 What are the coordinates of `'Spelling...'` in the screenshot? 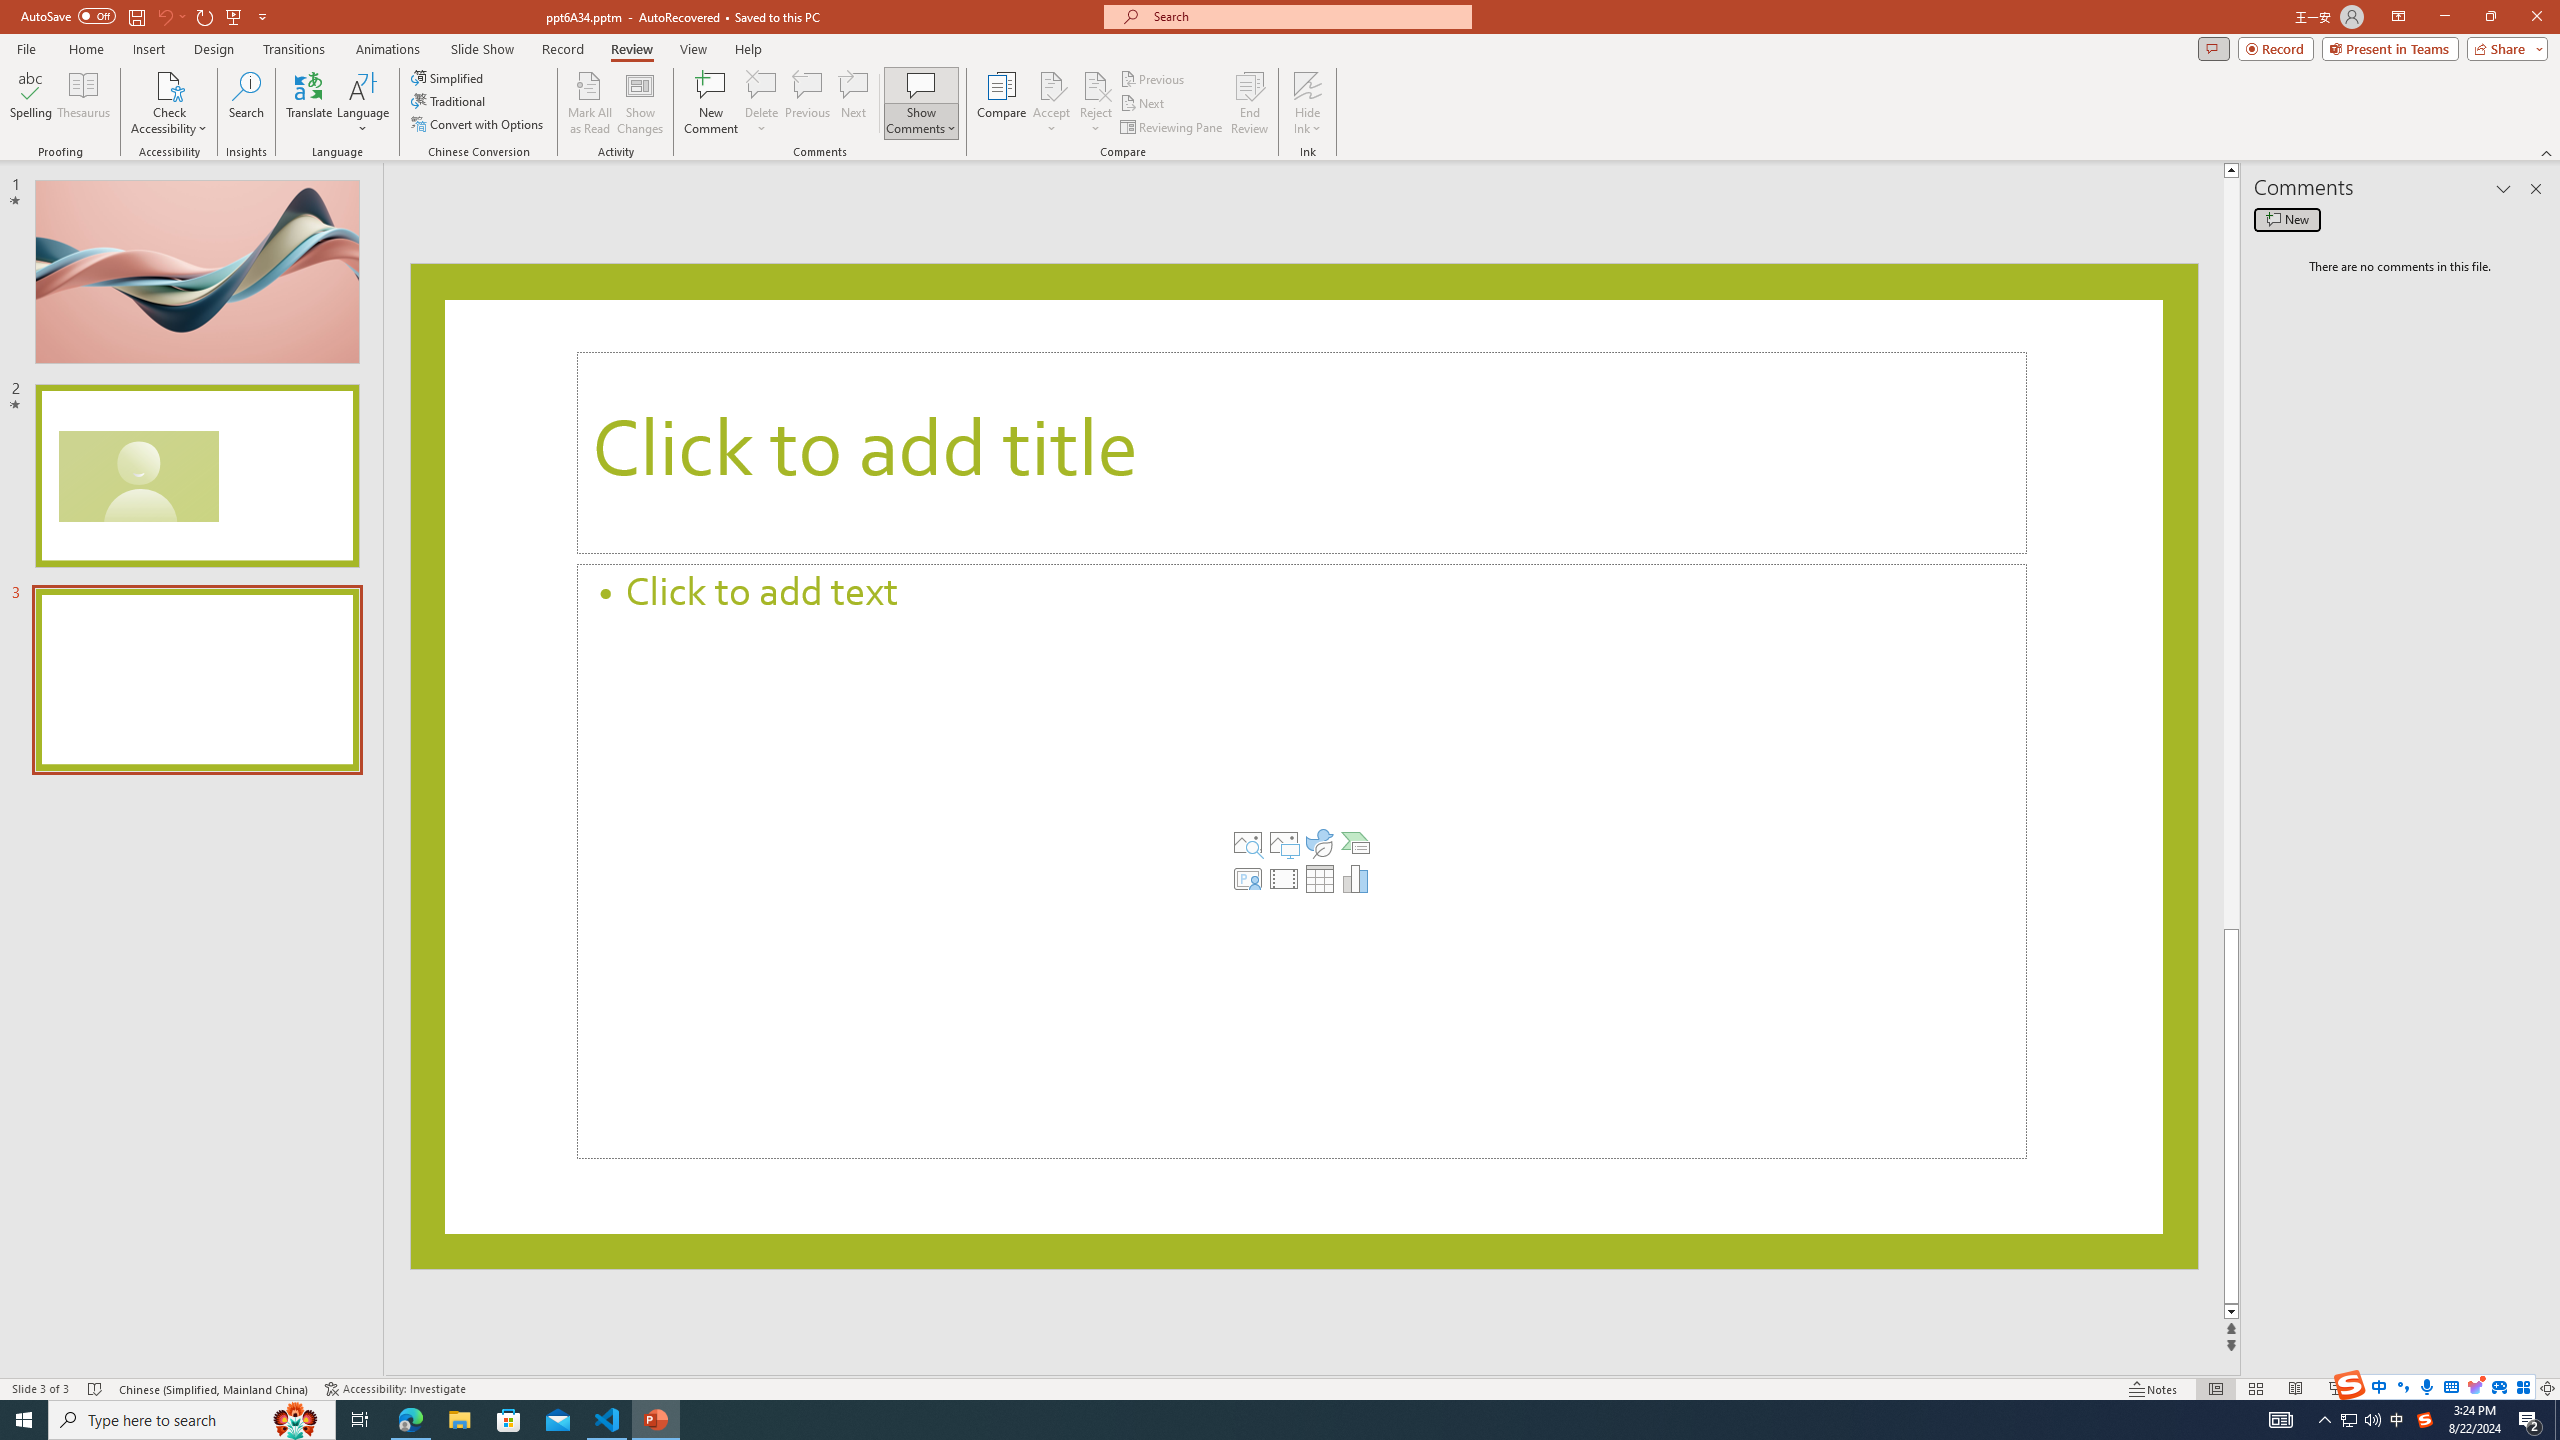 It's located at (29, 103).